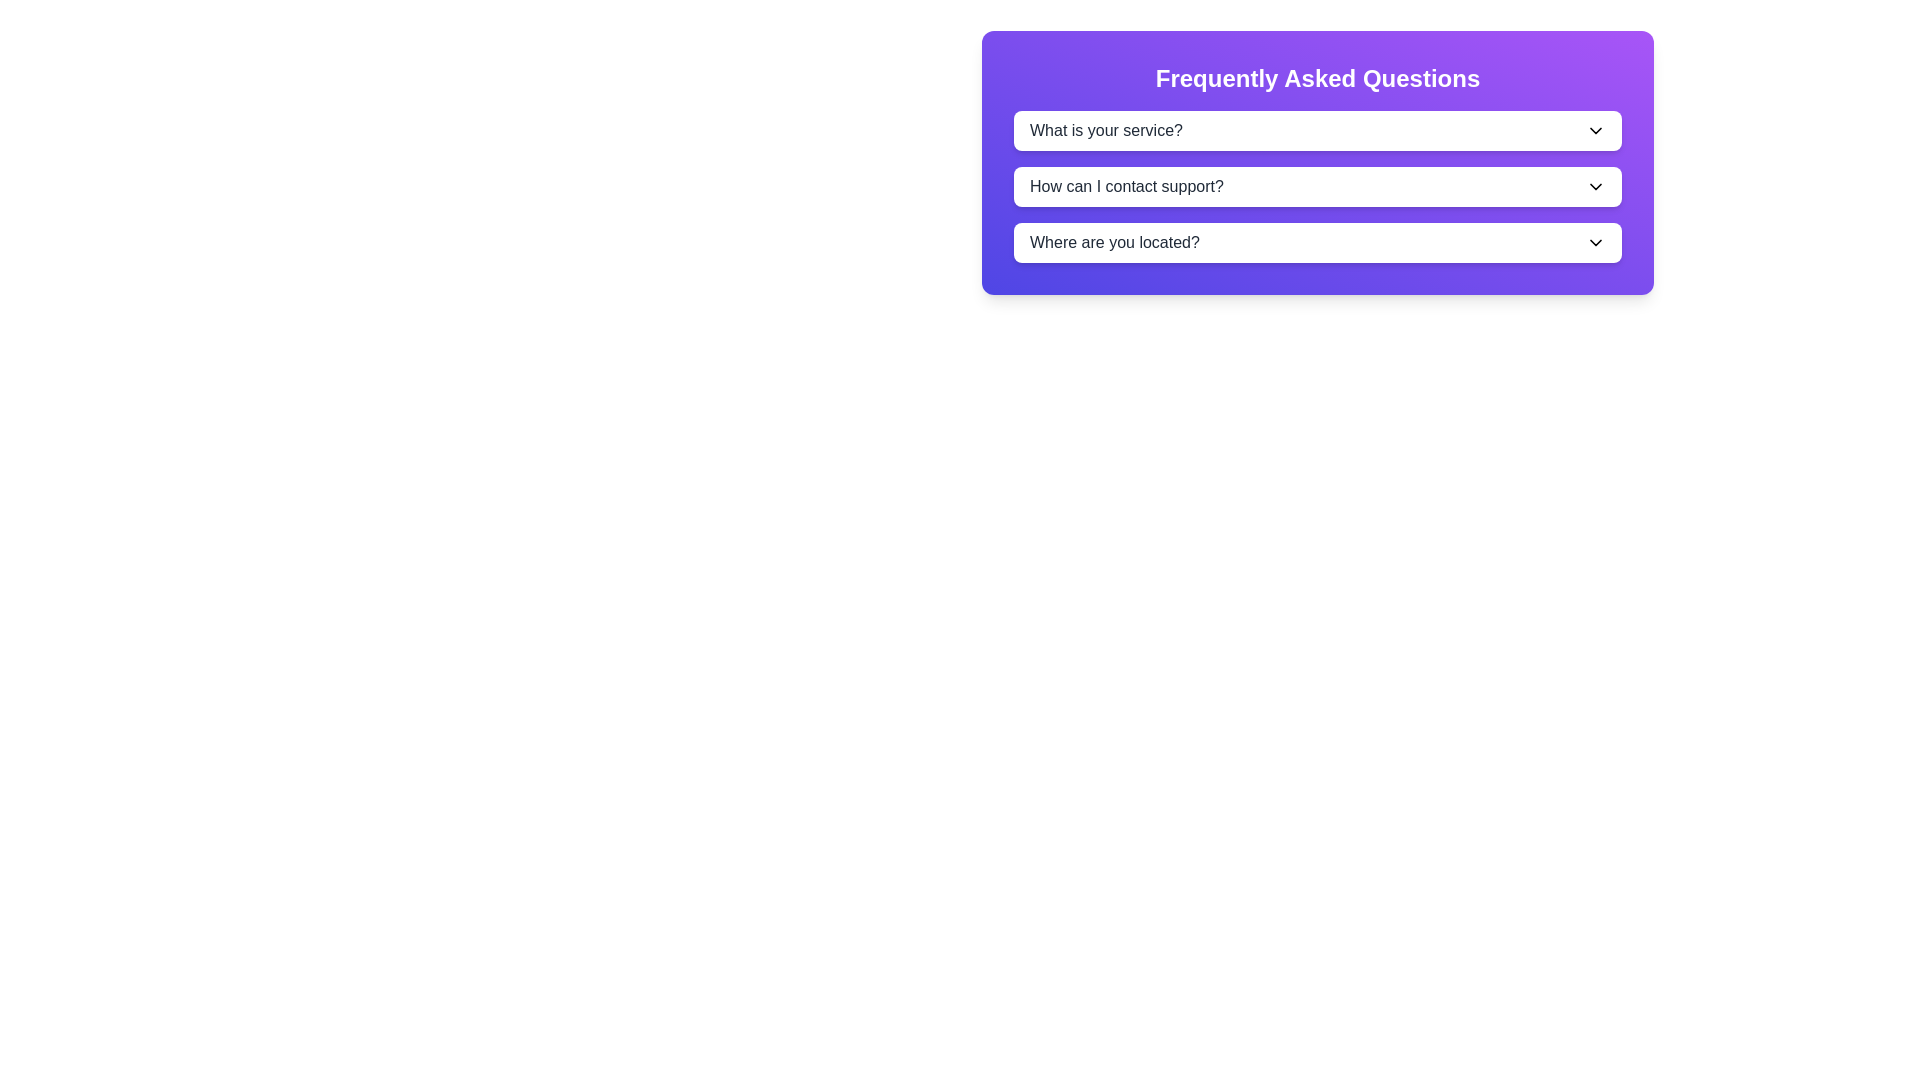  What do you see at coordinates (1595, 242) in the screenshot?
I see `the small chevron-down icon located to the far right of the 'Where are you located?' label` at bounding box center [1595, 242].